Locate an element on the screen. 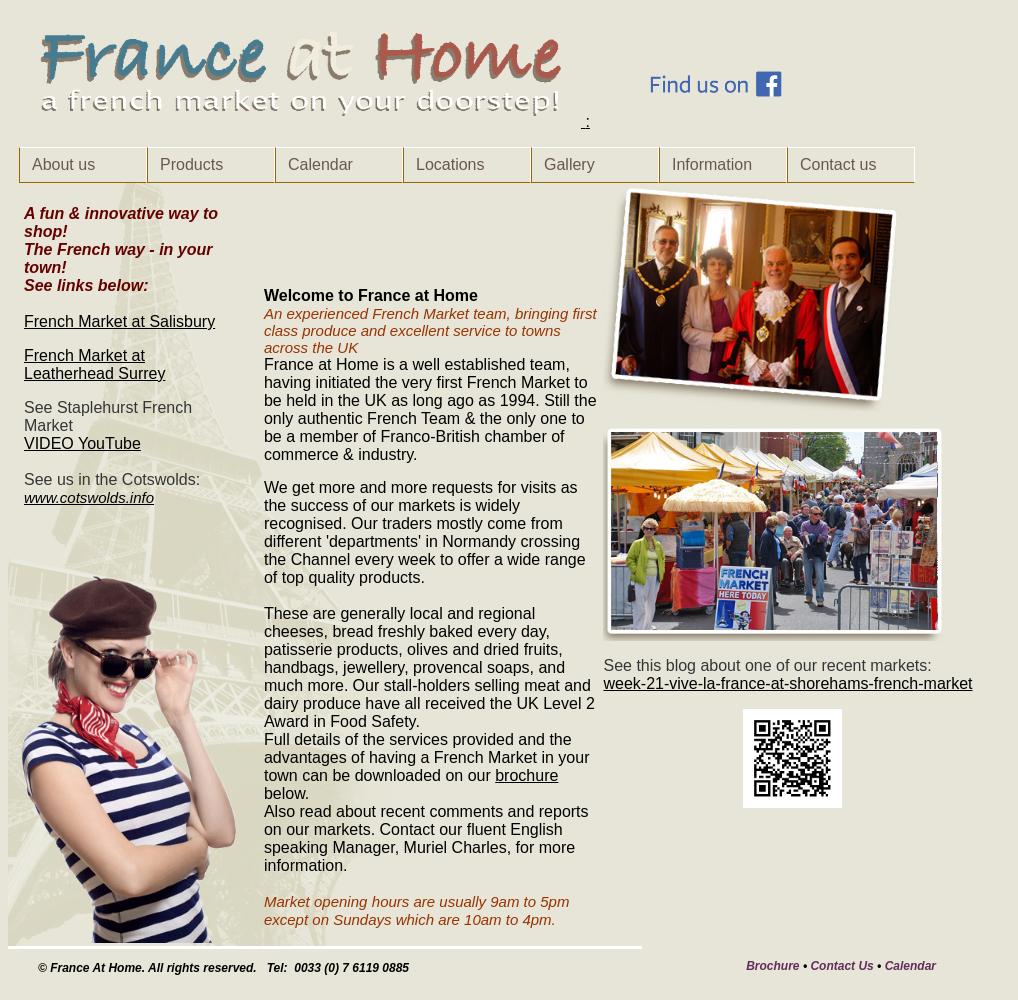  '© France At Home.  All rights reserved.   Tel:   0033 (0) 7 6119 0885' is located at coordinates (36, 967).